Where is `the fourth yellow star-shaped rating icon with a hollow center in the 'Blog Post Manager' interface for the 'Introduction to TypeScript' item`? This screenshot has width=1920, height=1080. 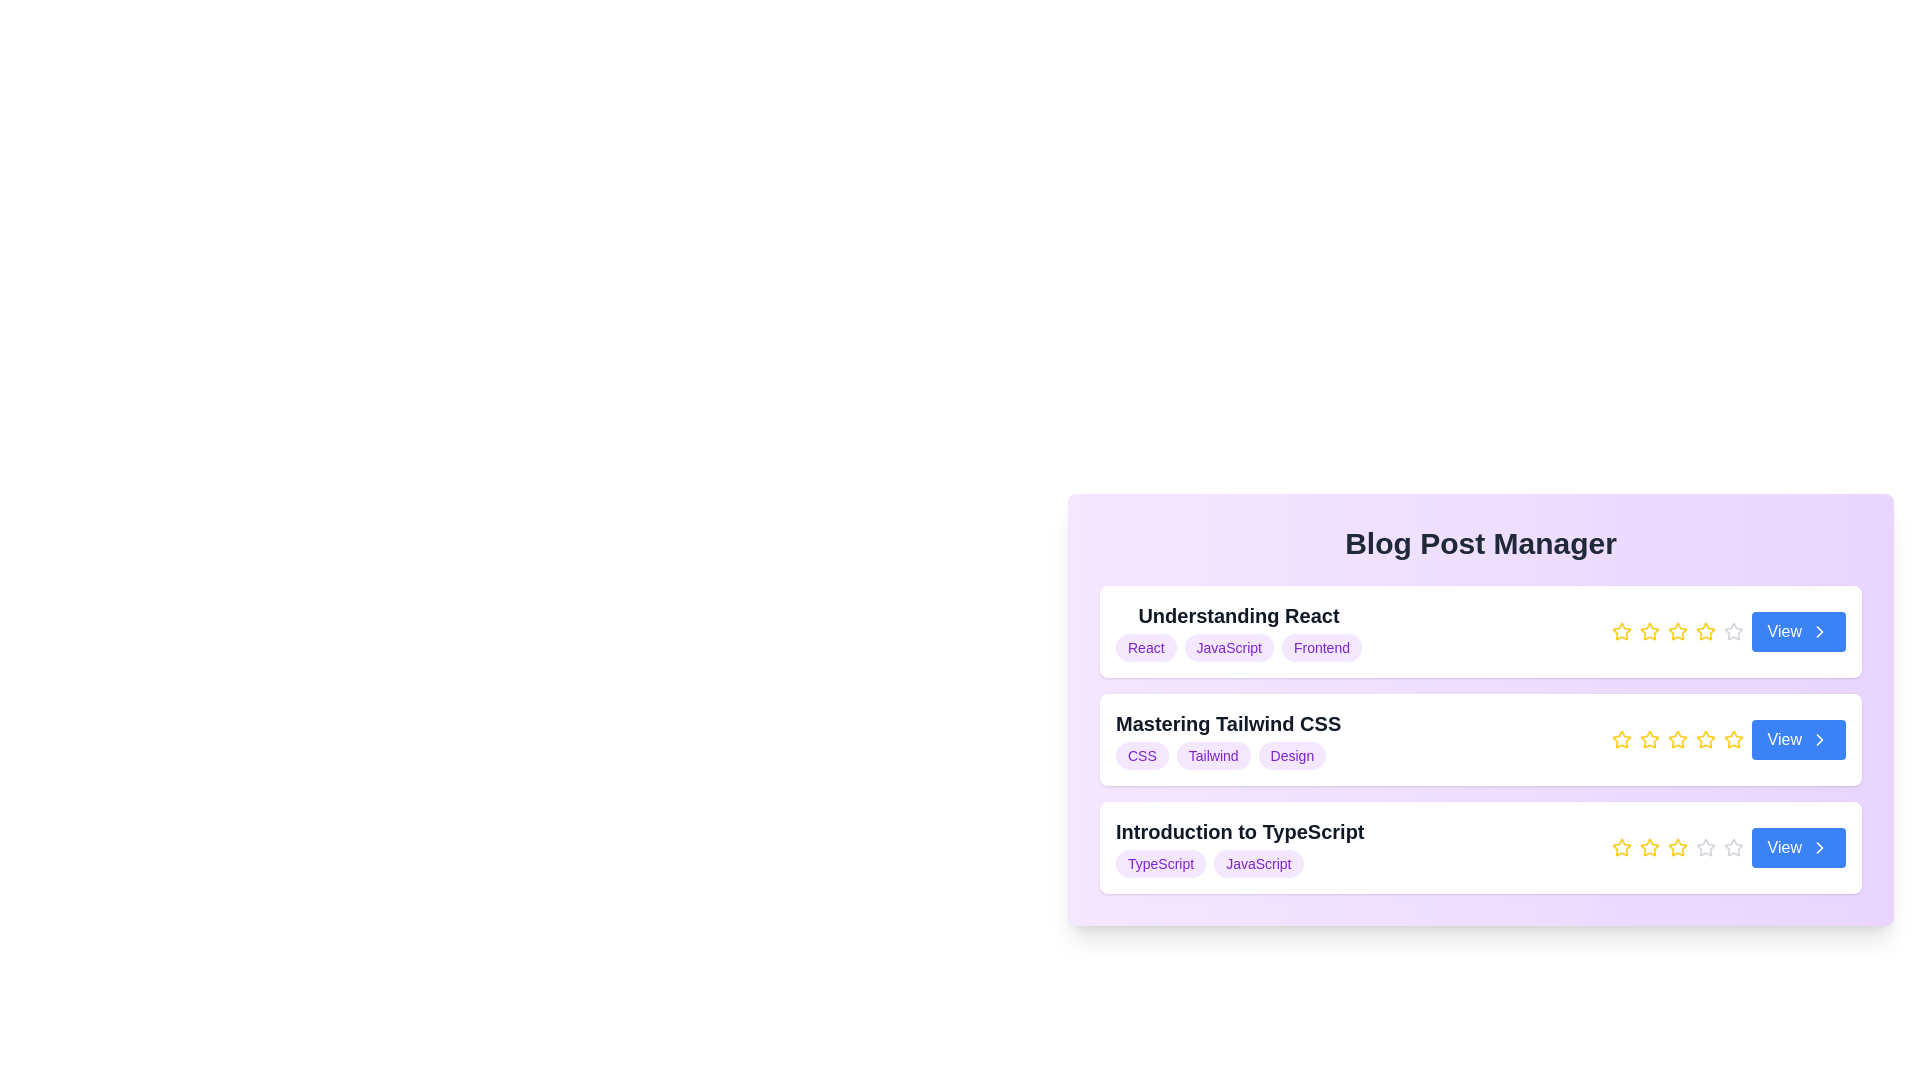 the fourth yellow star-shaped rating icon with a hollow center in the 'Blog Post Manager' interface for the 'Introduction to TypeScript' item is located at coordinates (1677, 847).